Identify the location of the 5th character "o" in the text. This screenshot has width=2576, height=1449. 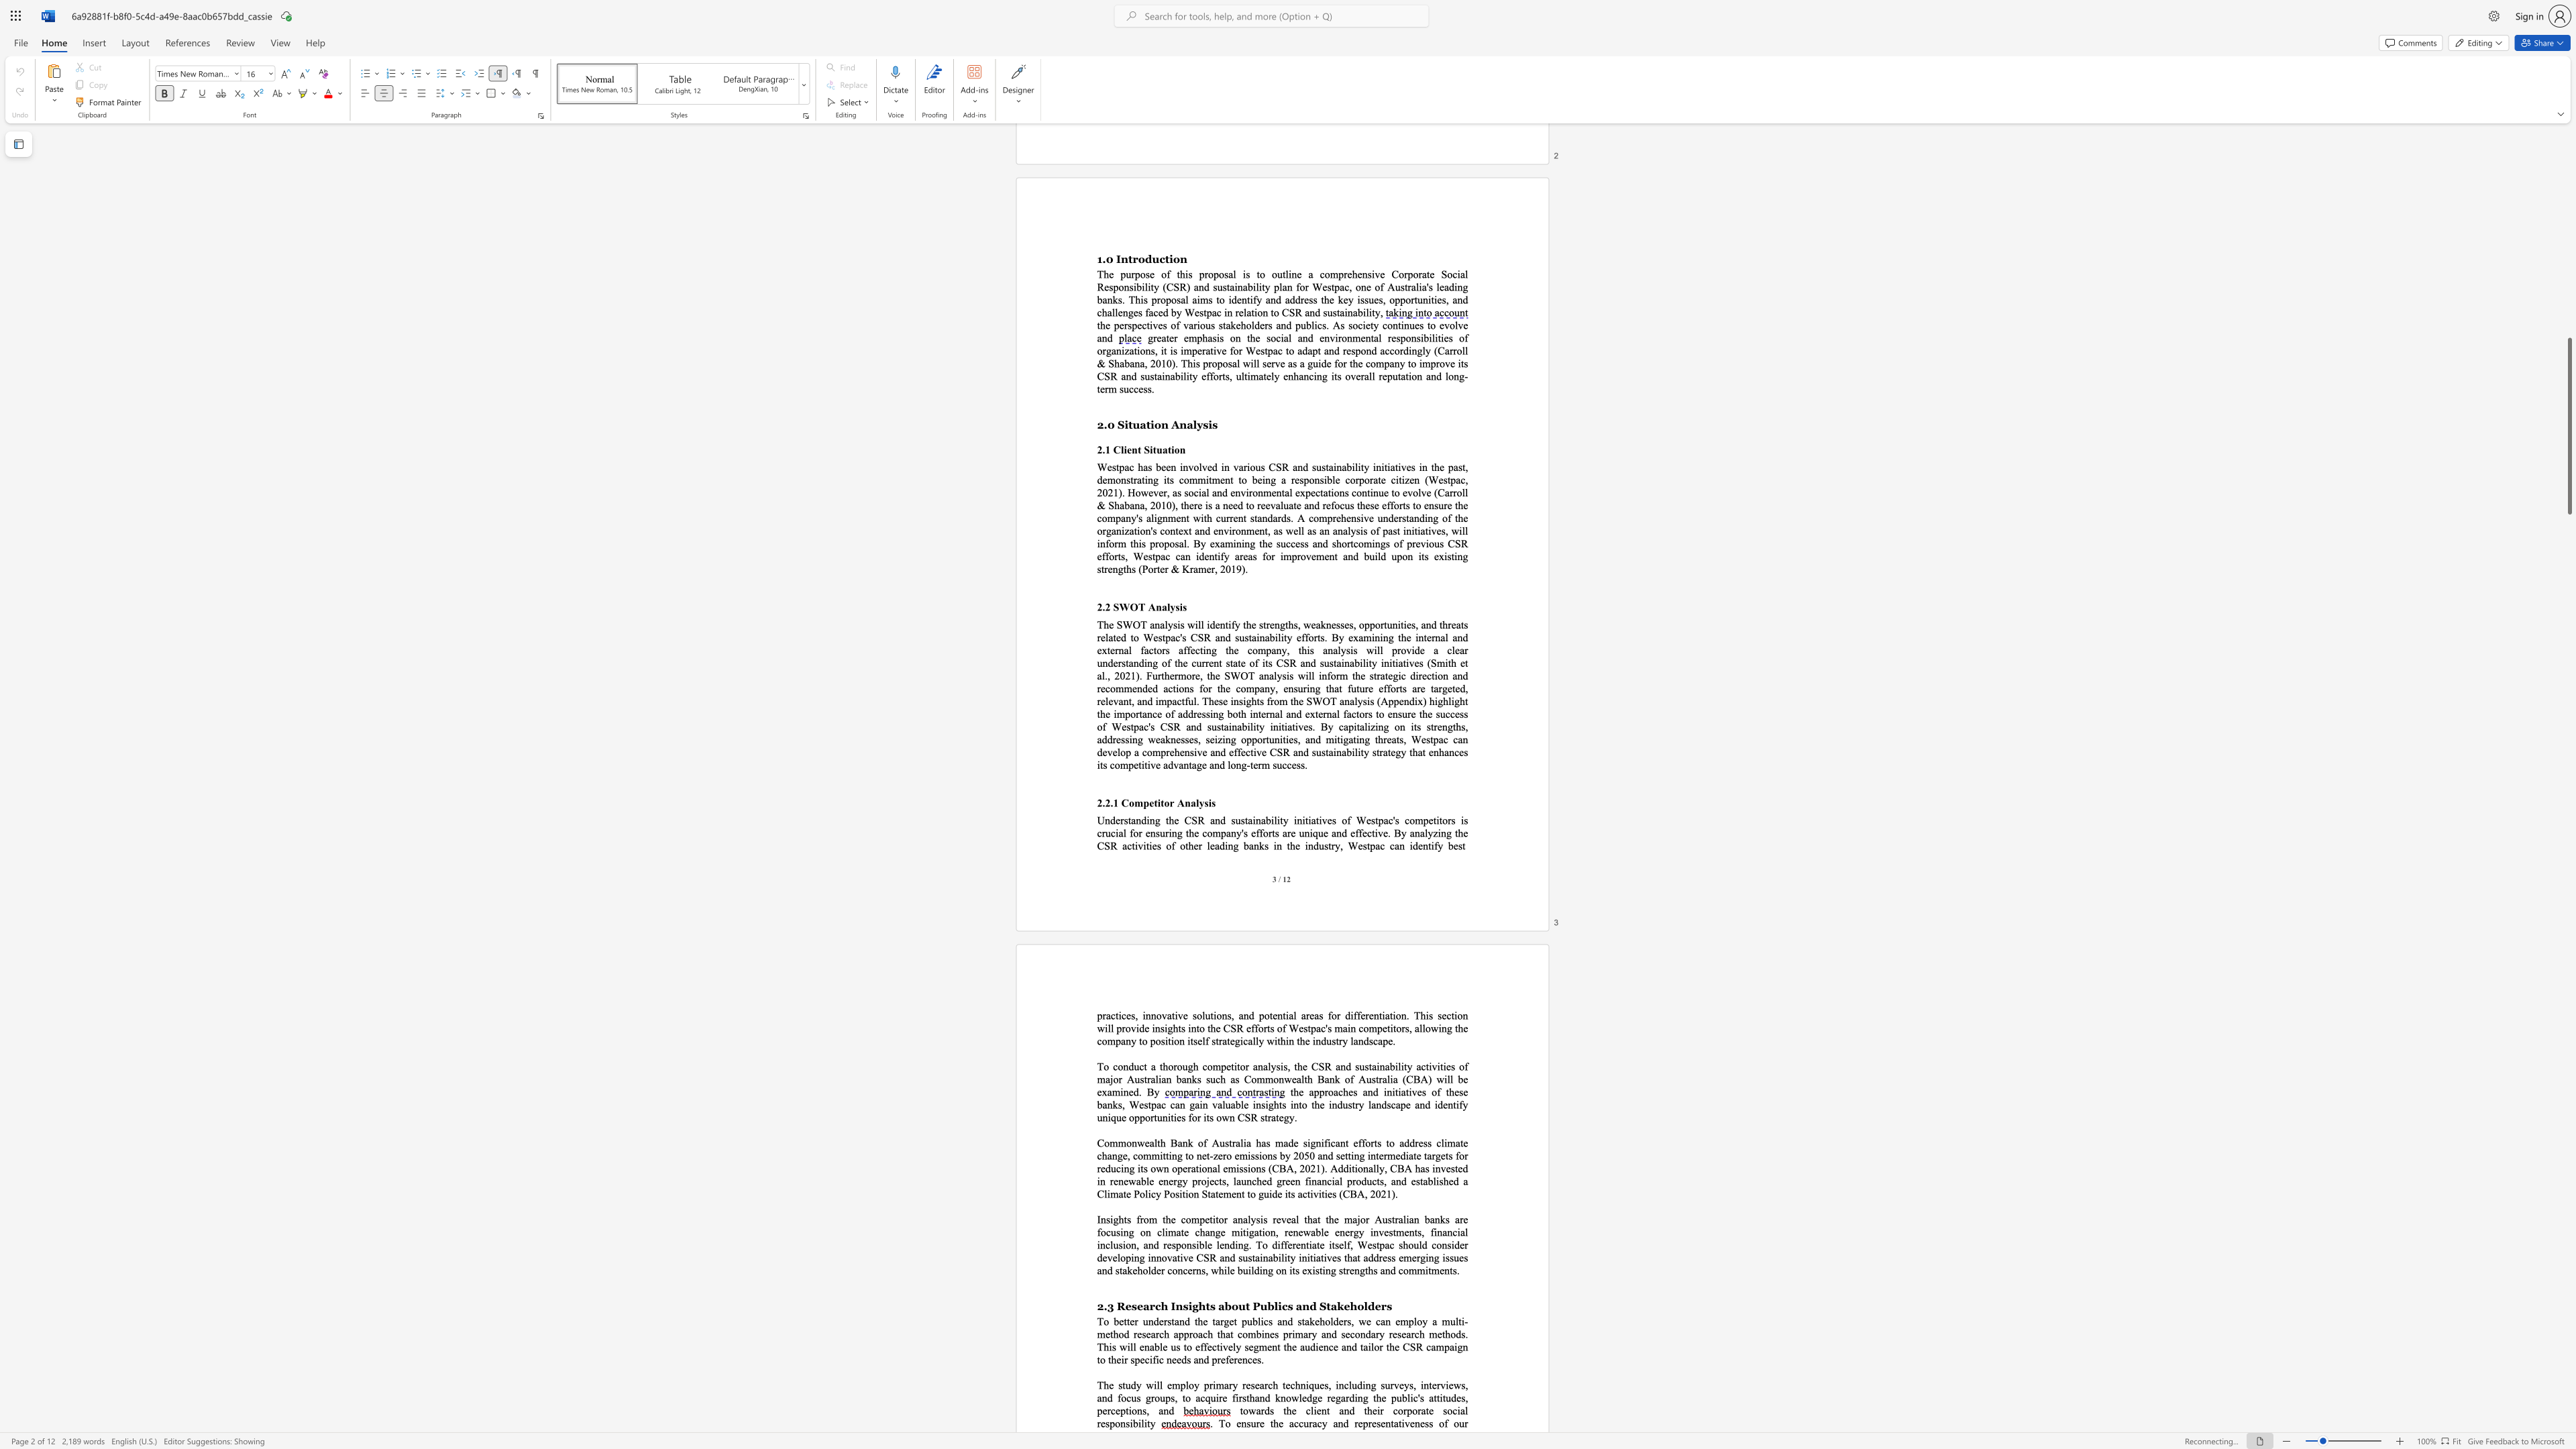
(1210, 1065).